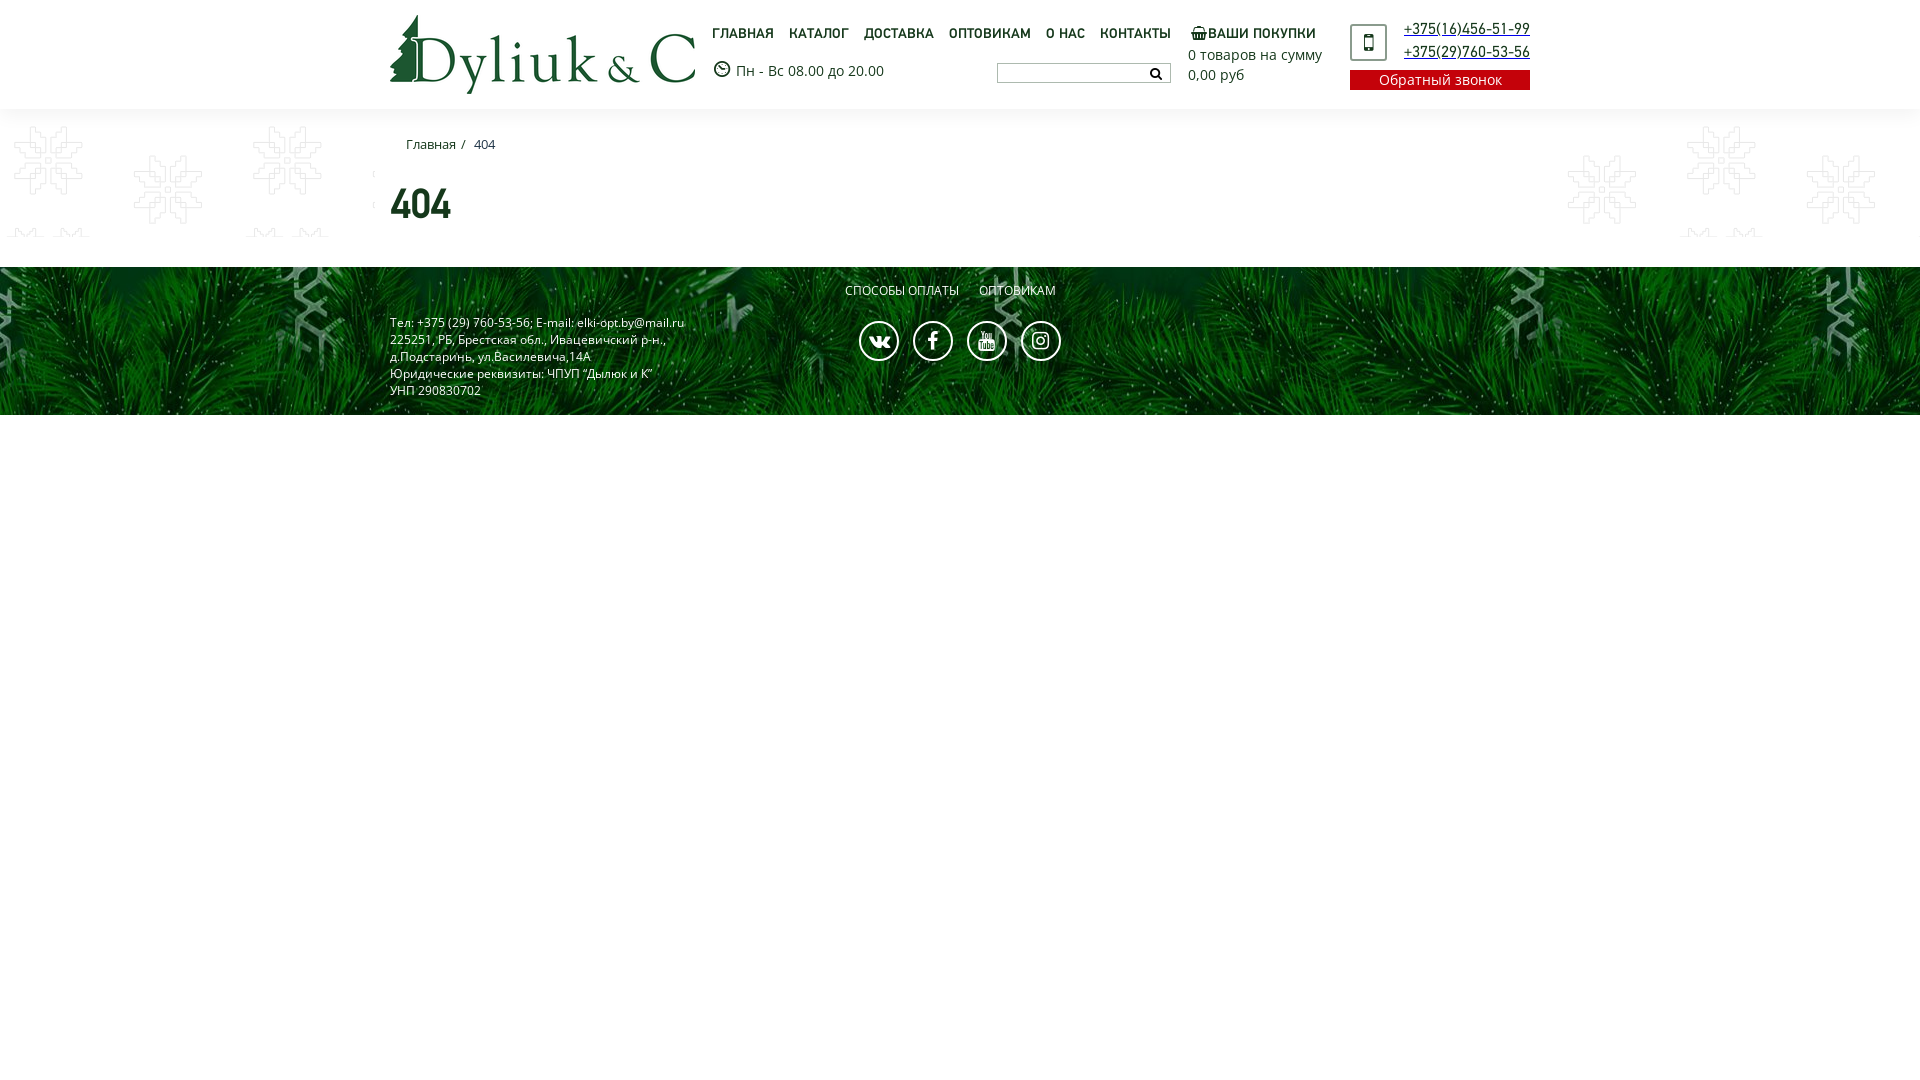 This screenshot has width=1920, height=1080. Describe the element at coordinates (1467, 30) in the screenshot. I see `'+375(16)456-51-99'` at that location.